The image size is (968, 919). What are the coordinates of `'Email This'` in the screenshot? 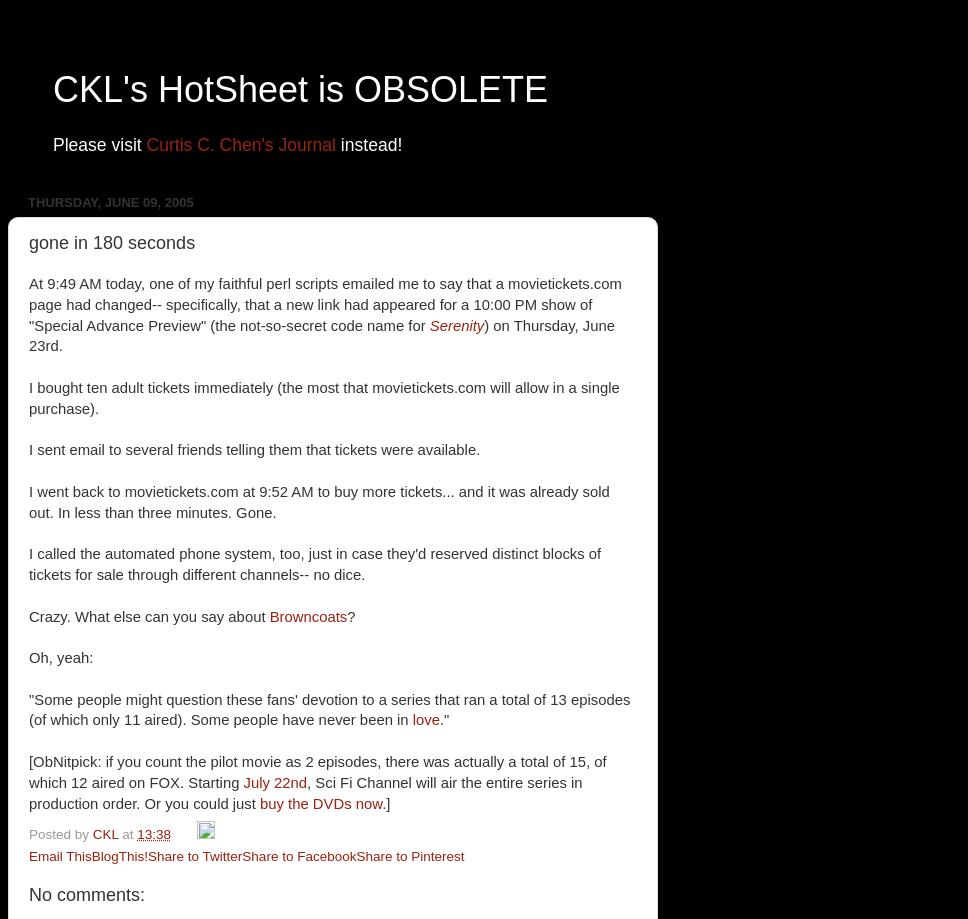 It's located at (59, 854).